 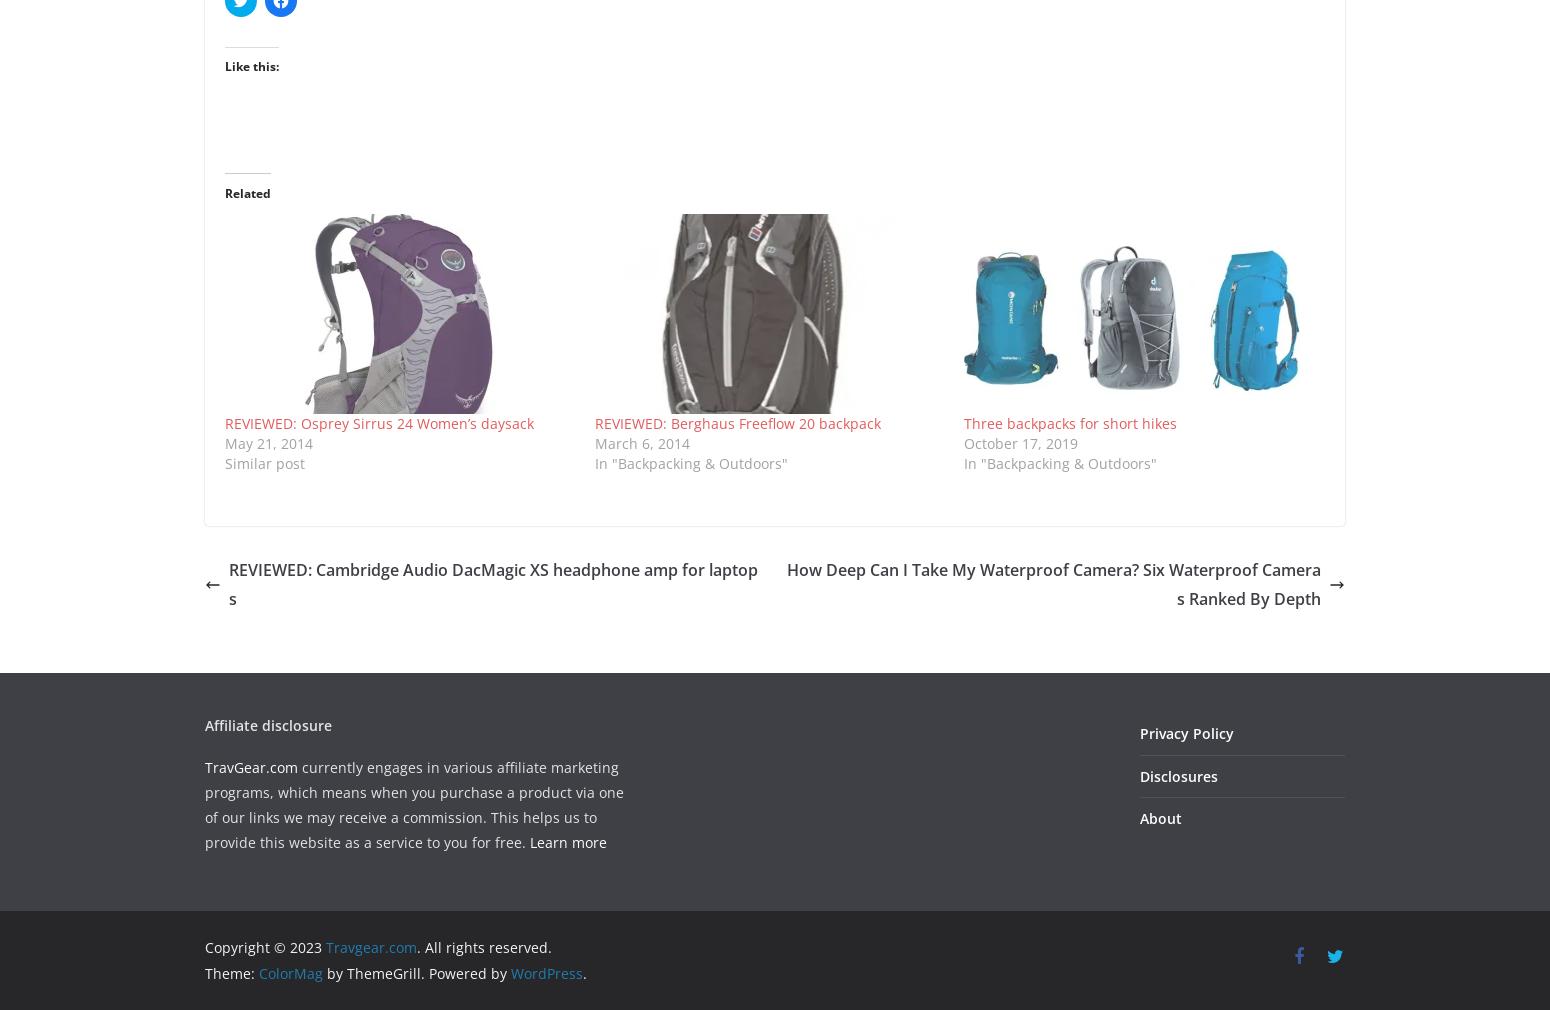 What do you see at coordinates (252, 65) in the screenshot?
I see `'Like this:'` at bounding box center [252, 65].